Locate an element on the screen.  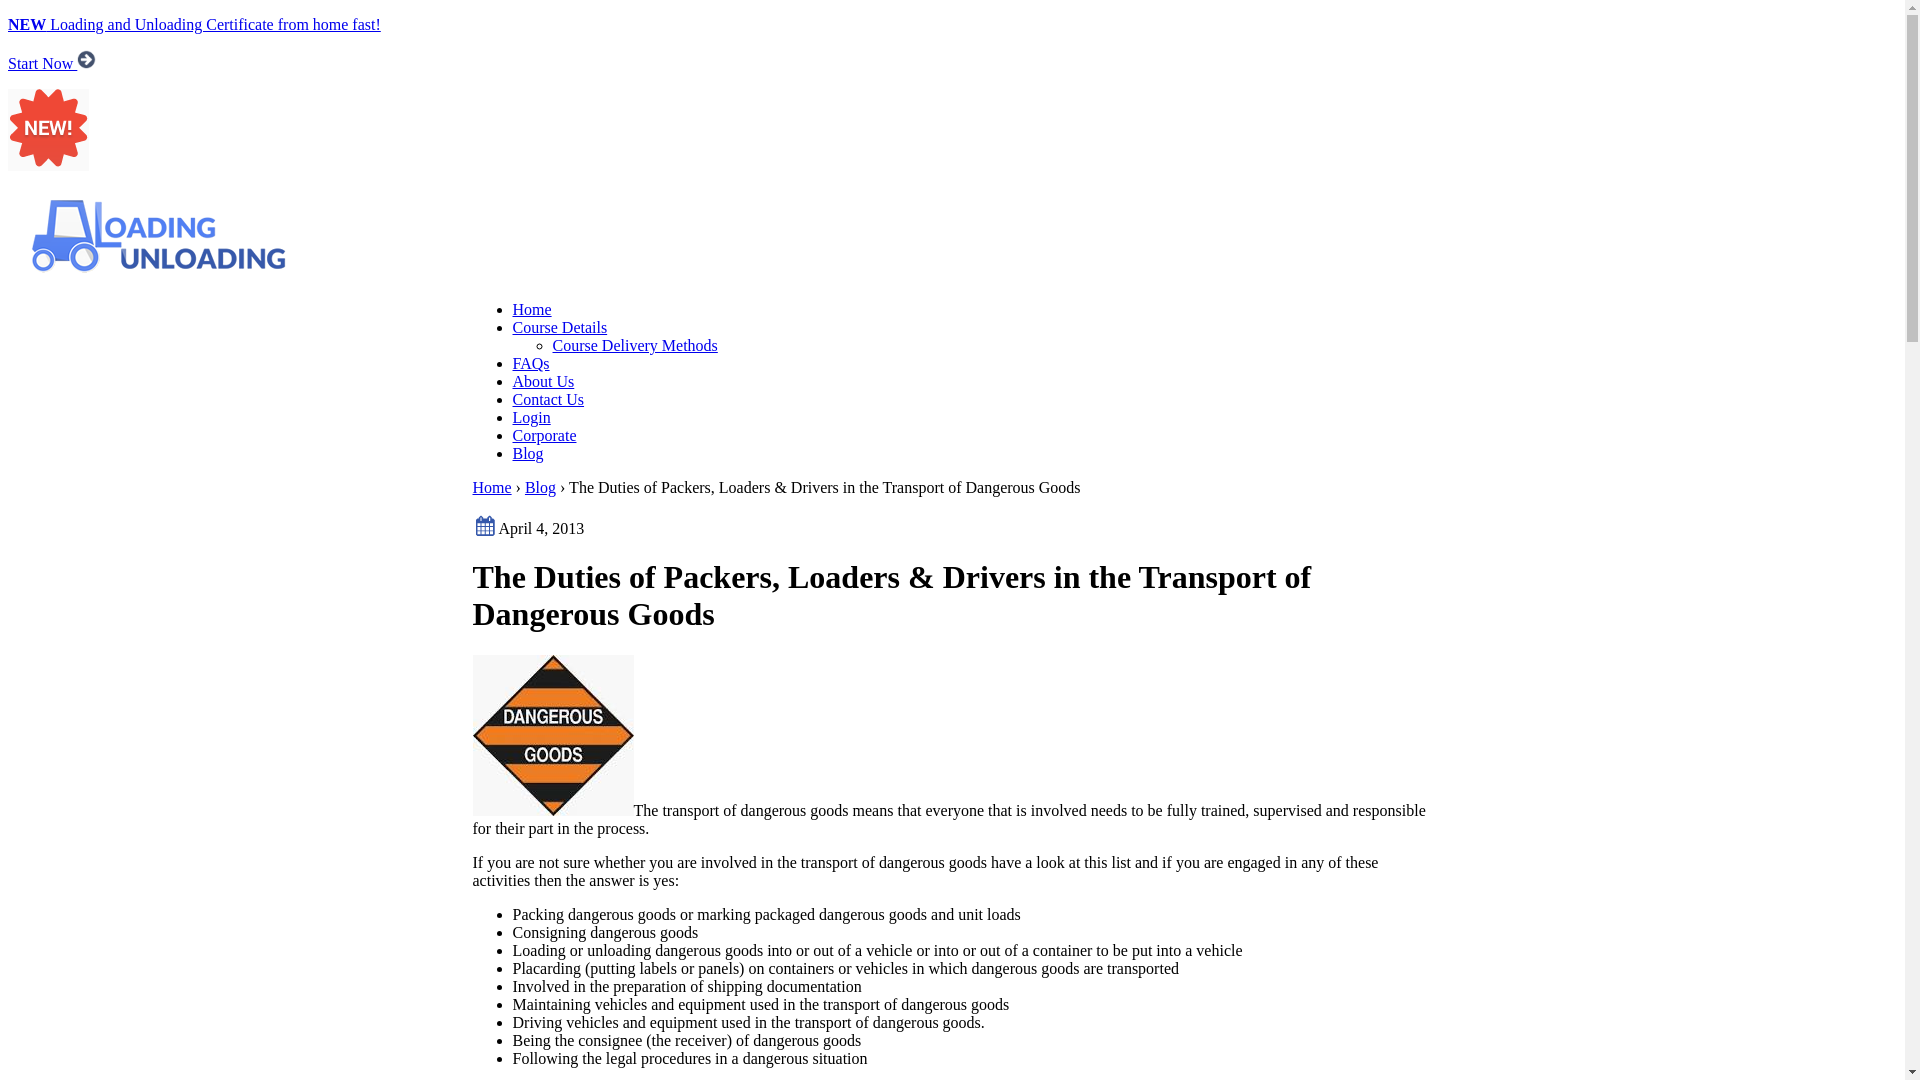
'Course Delivery Methods' is located at coordinates (633, 344).